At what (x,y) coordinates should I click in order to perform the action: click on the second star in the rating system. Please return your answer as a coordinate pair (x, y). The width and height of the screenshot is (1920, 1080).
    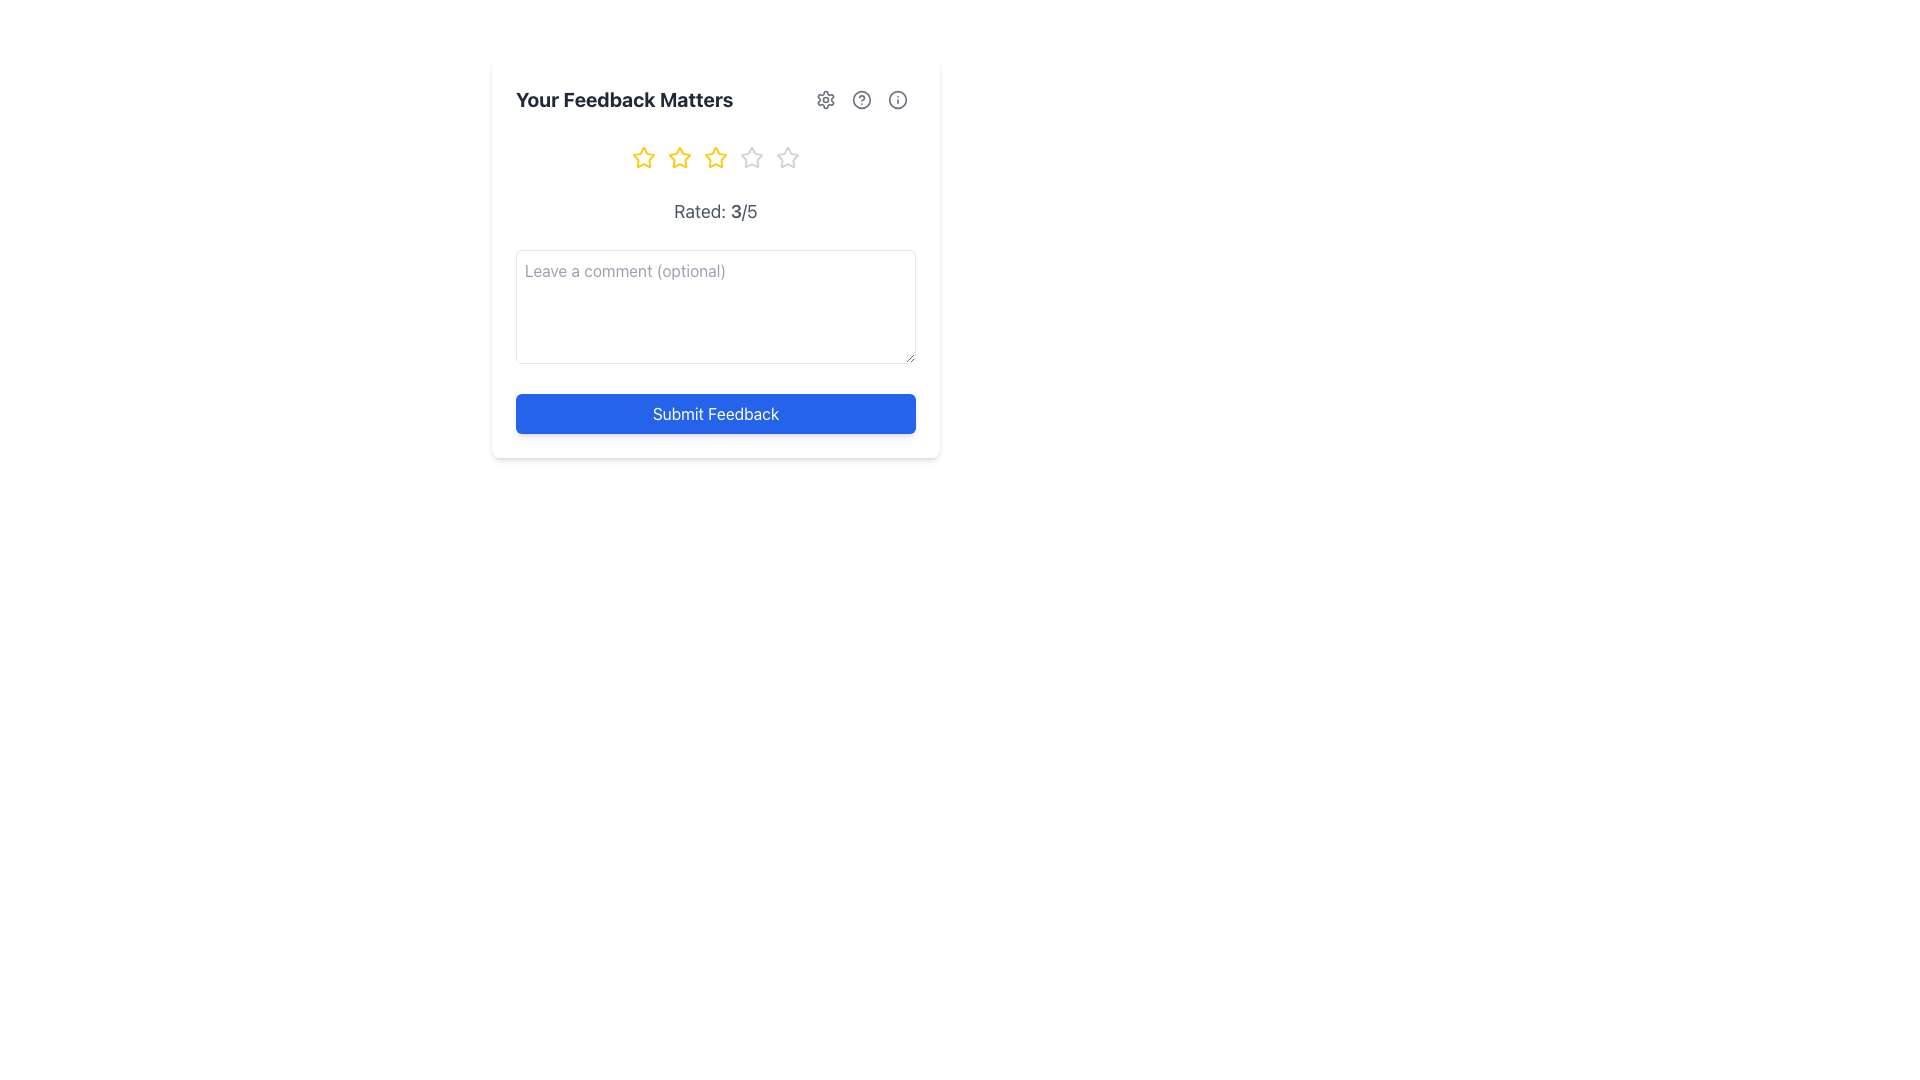
    Looking at the image, I should click on (643, 157).